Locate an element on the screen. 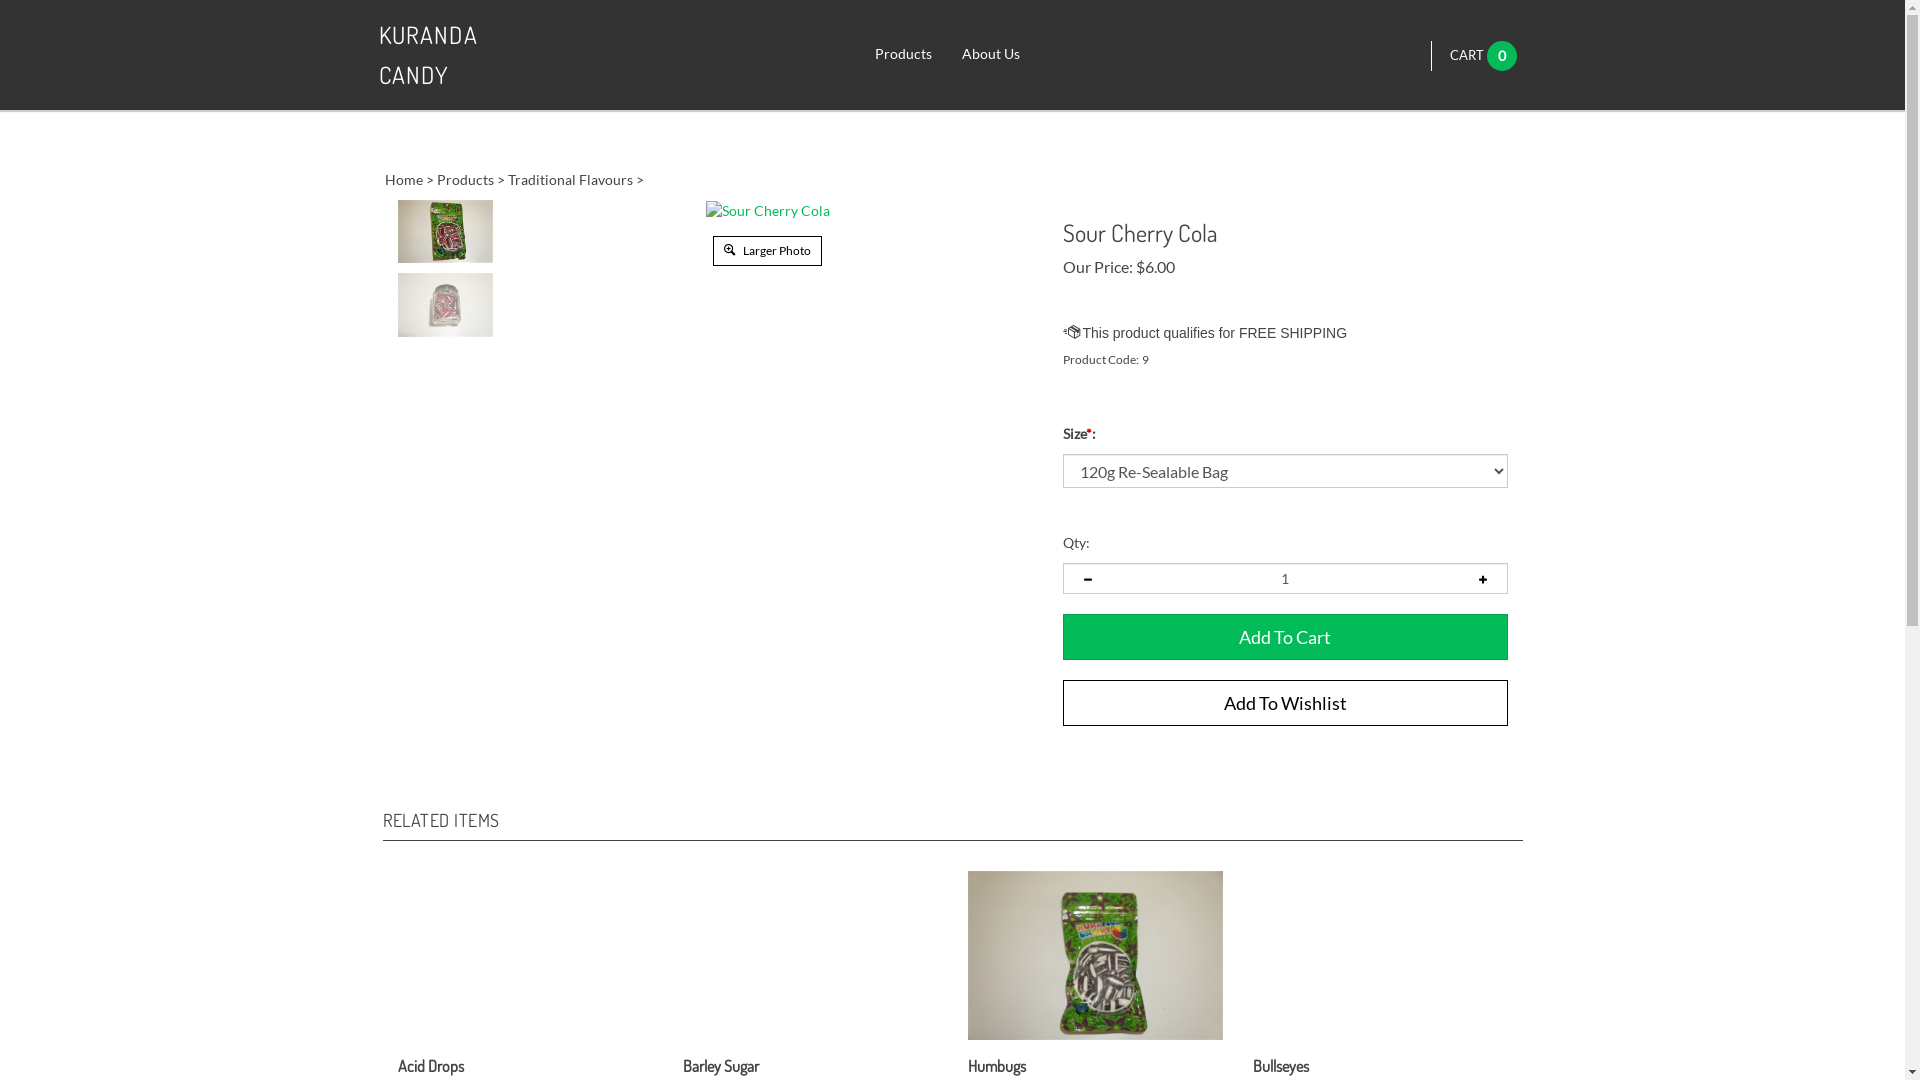 The image size is (1920, 1080). 'Traditional Flavours' is located at coordinates (569, 178).